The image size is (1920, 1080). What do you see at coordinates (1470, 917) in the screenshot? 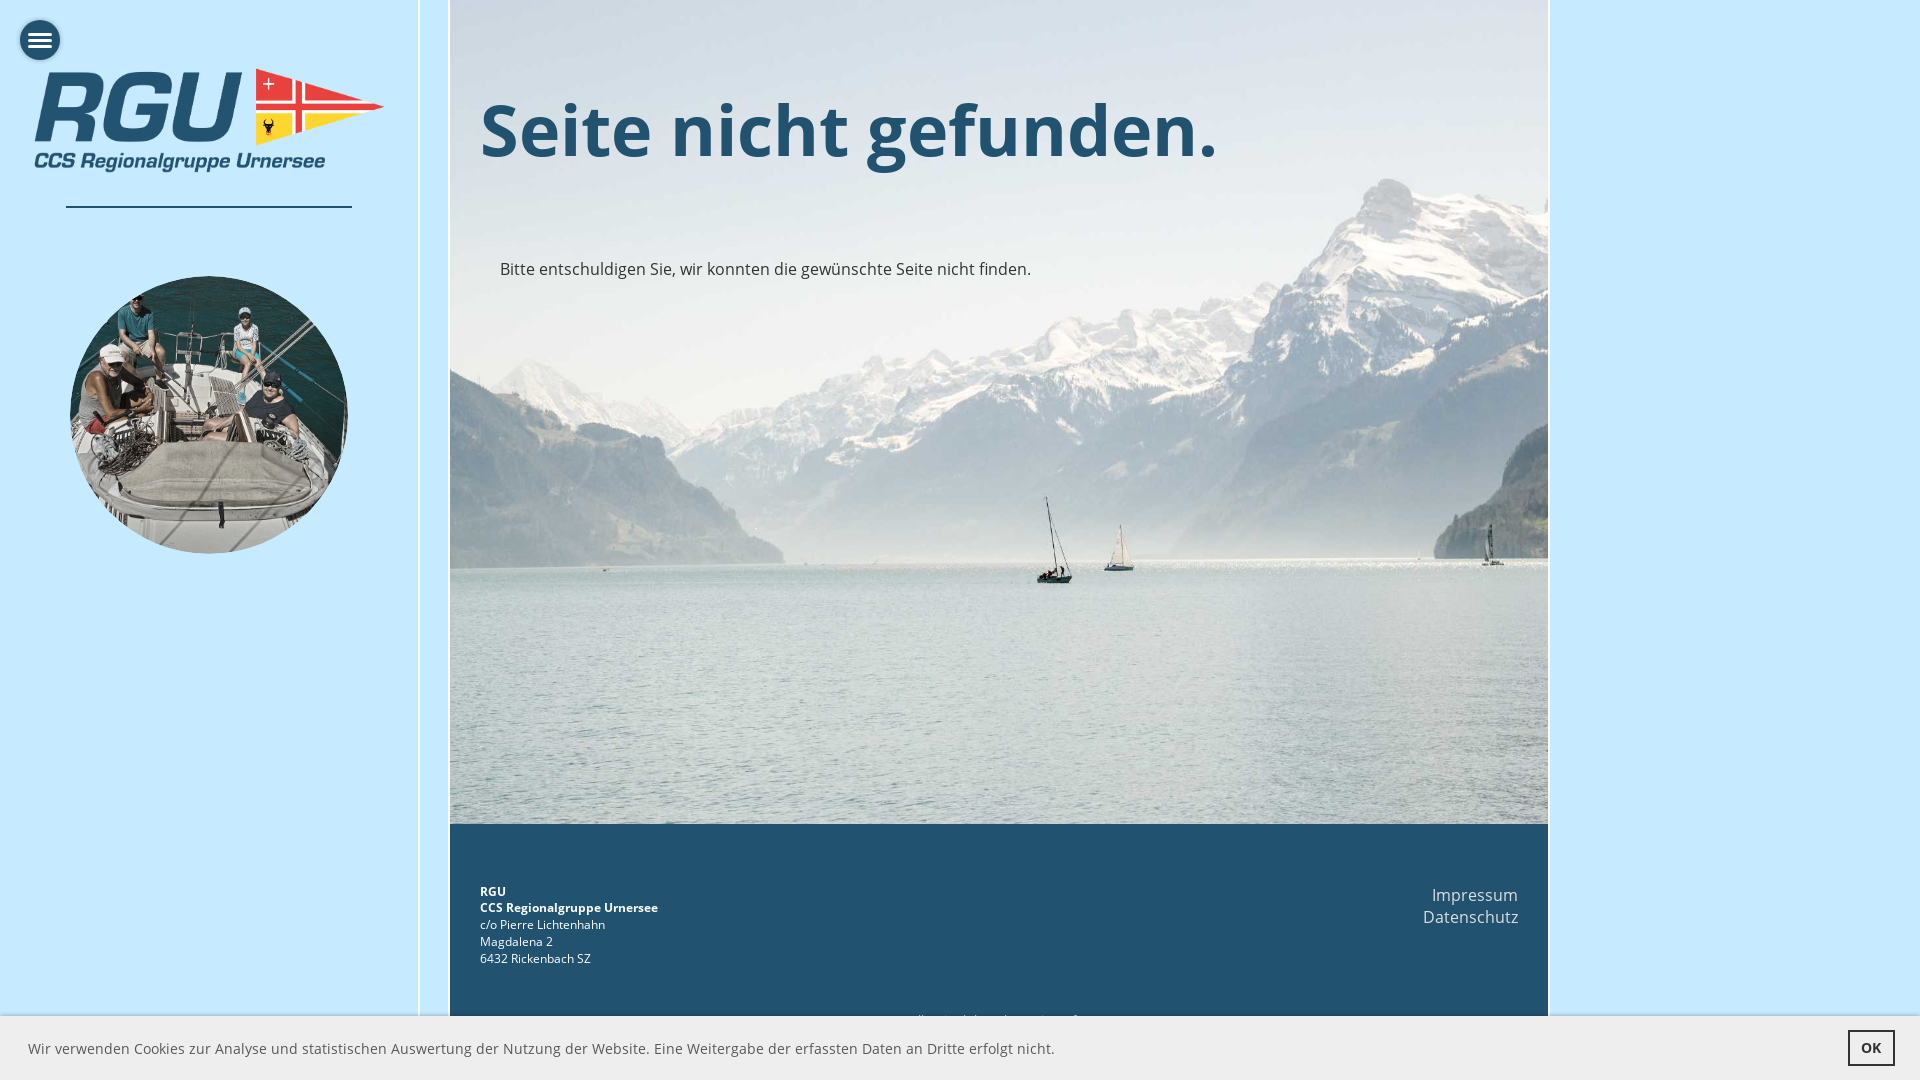
I see `'Datenschutz'` at bounding box center [1470, 917].